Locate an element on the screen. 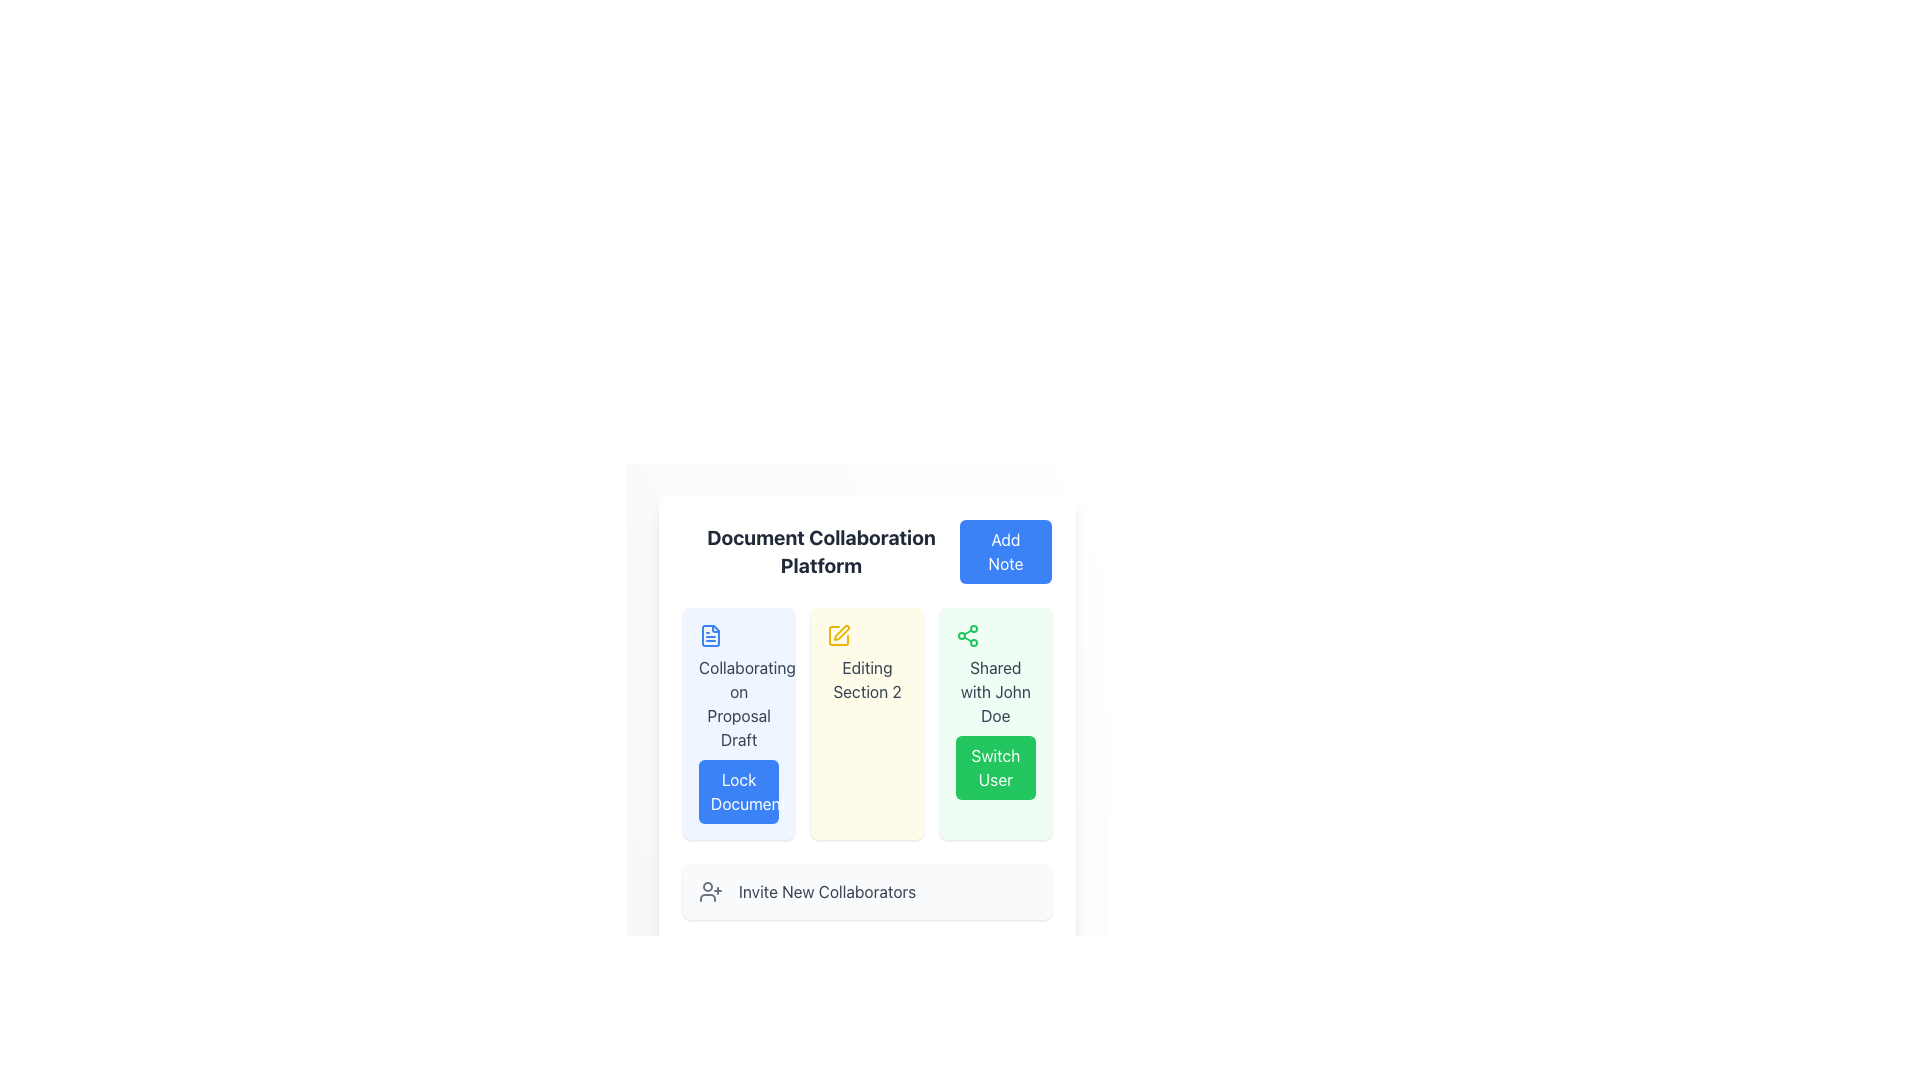  the text label indicating that the current item has been shared with John Doe, located in the green card labeled 'Shared with John Doe' above the 'Switch User' button is located at coordinates (995, 690).